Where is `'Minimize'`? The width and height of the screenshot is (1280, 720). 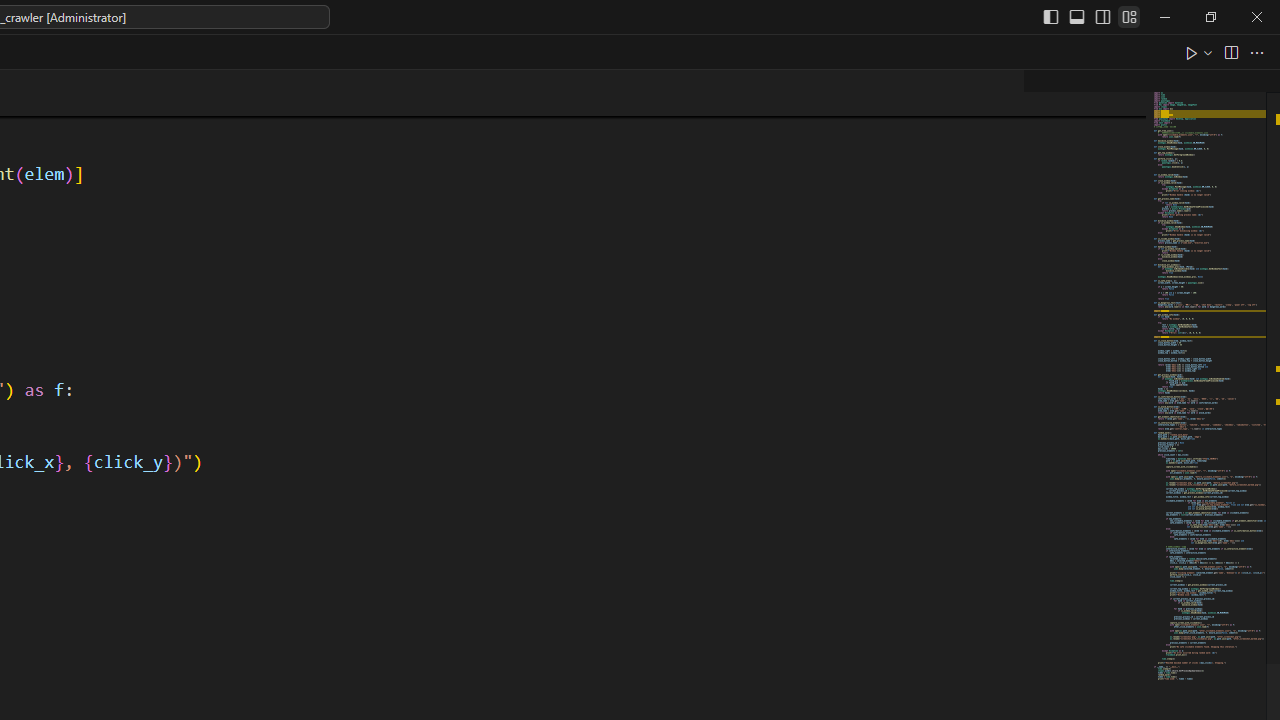
'Minimize' is located at coordinates (1165, 16).